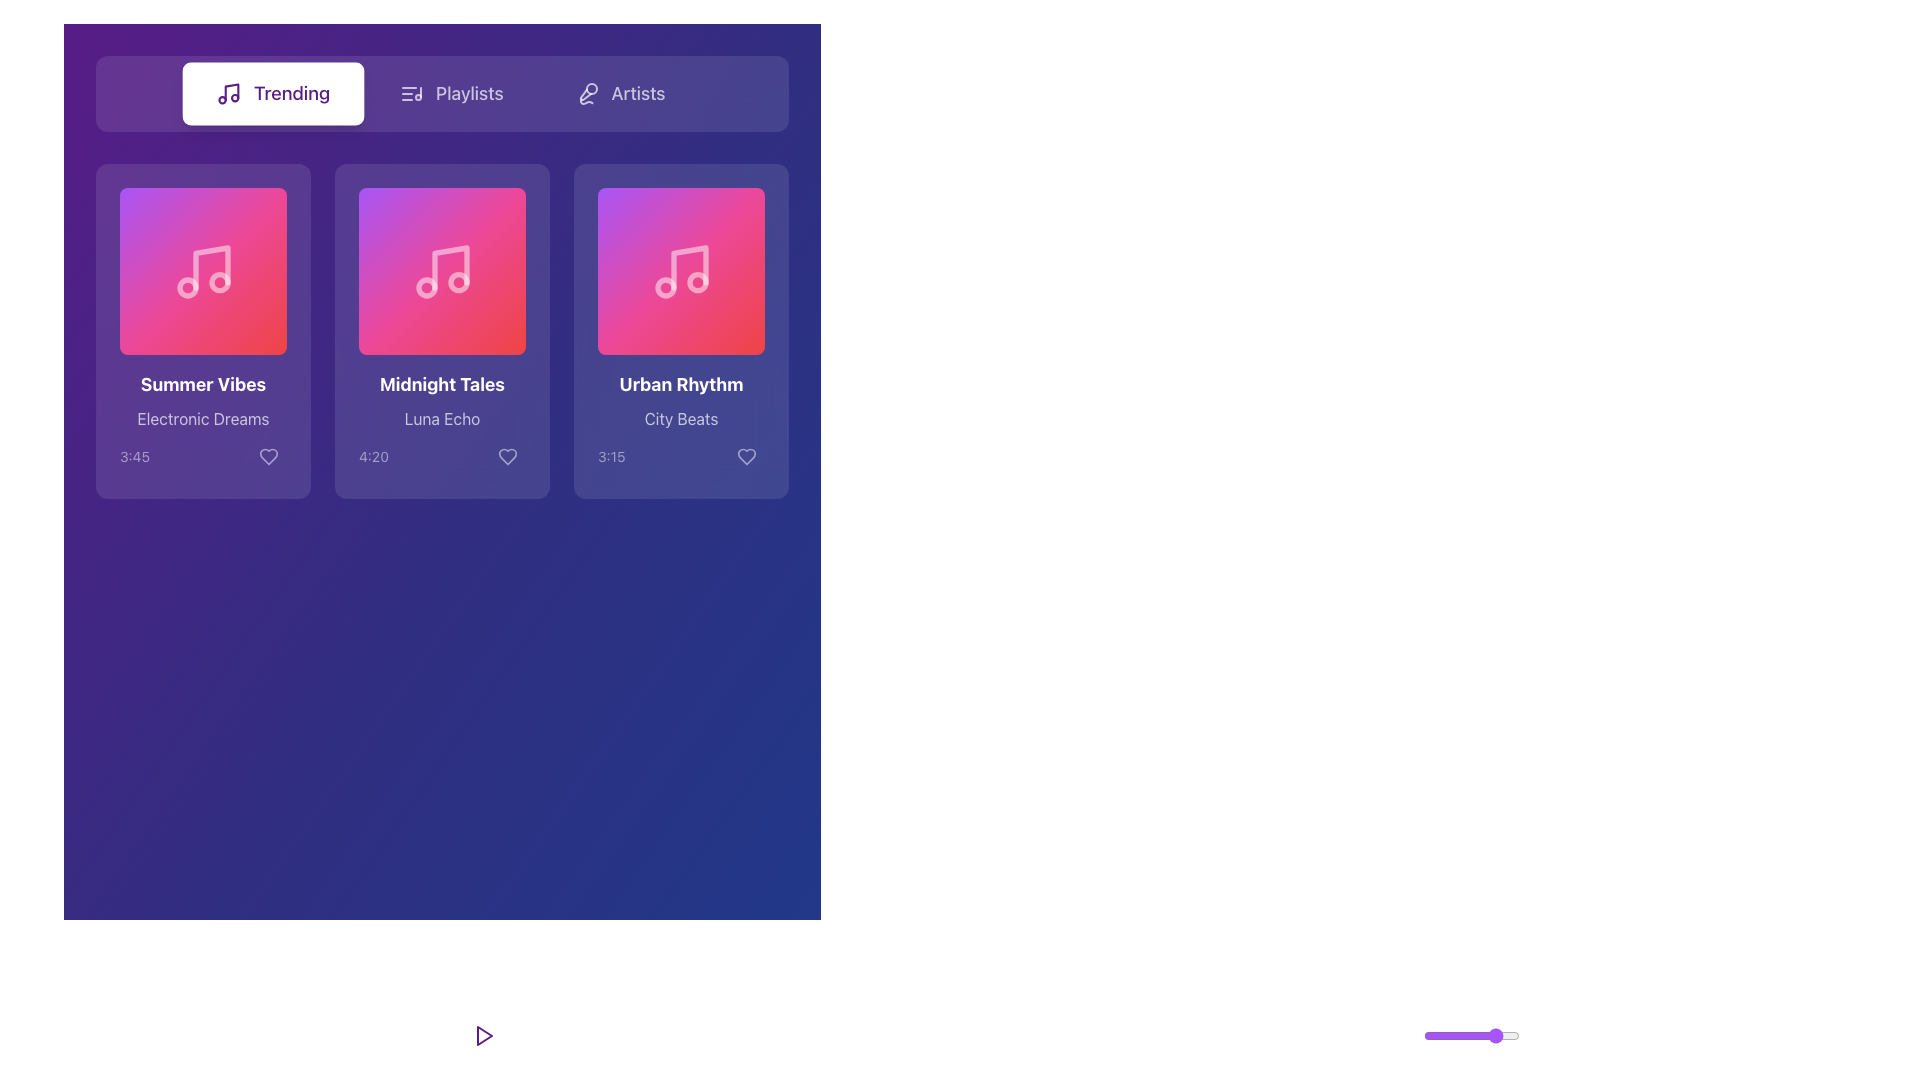 Image resolution: width=1920 pixels, height=1080 pixels. I want to click on the slider, so click(1515, 1035).